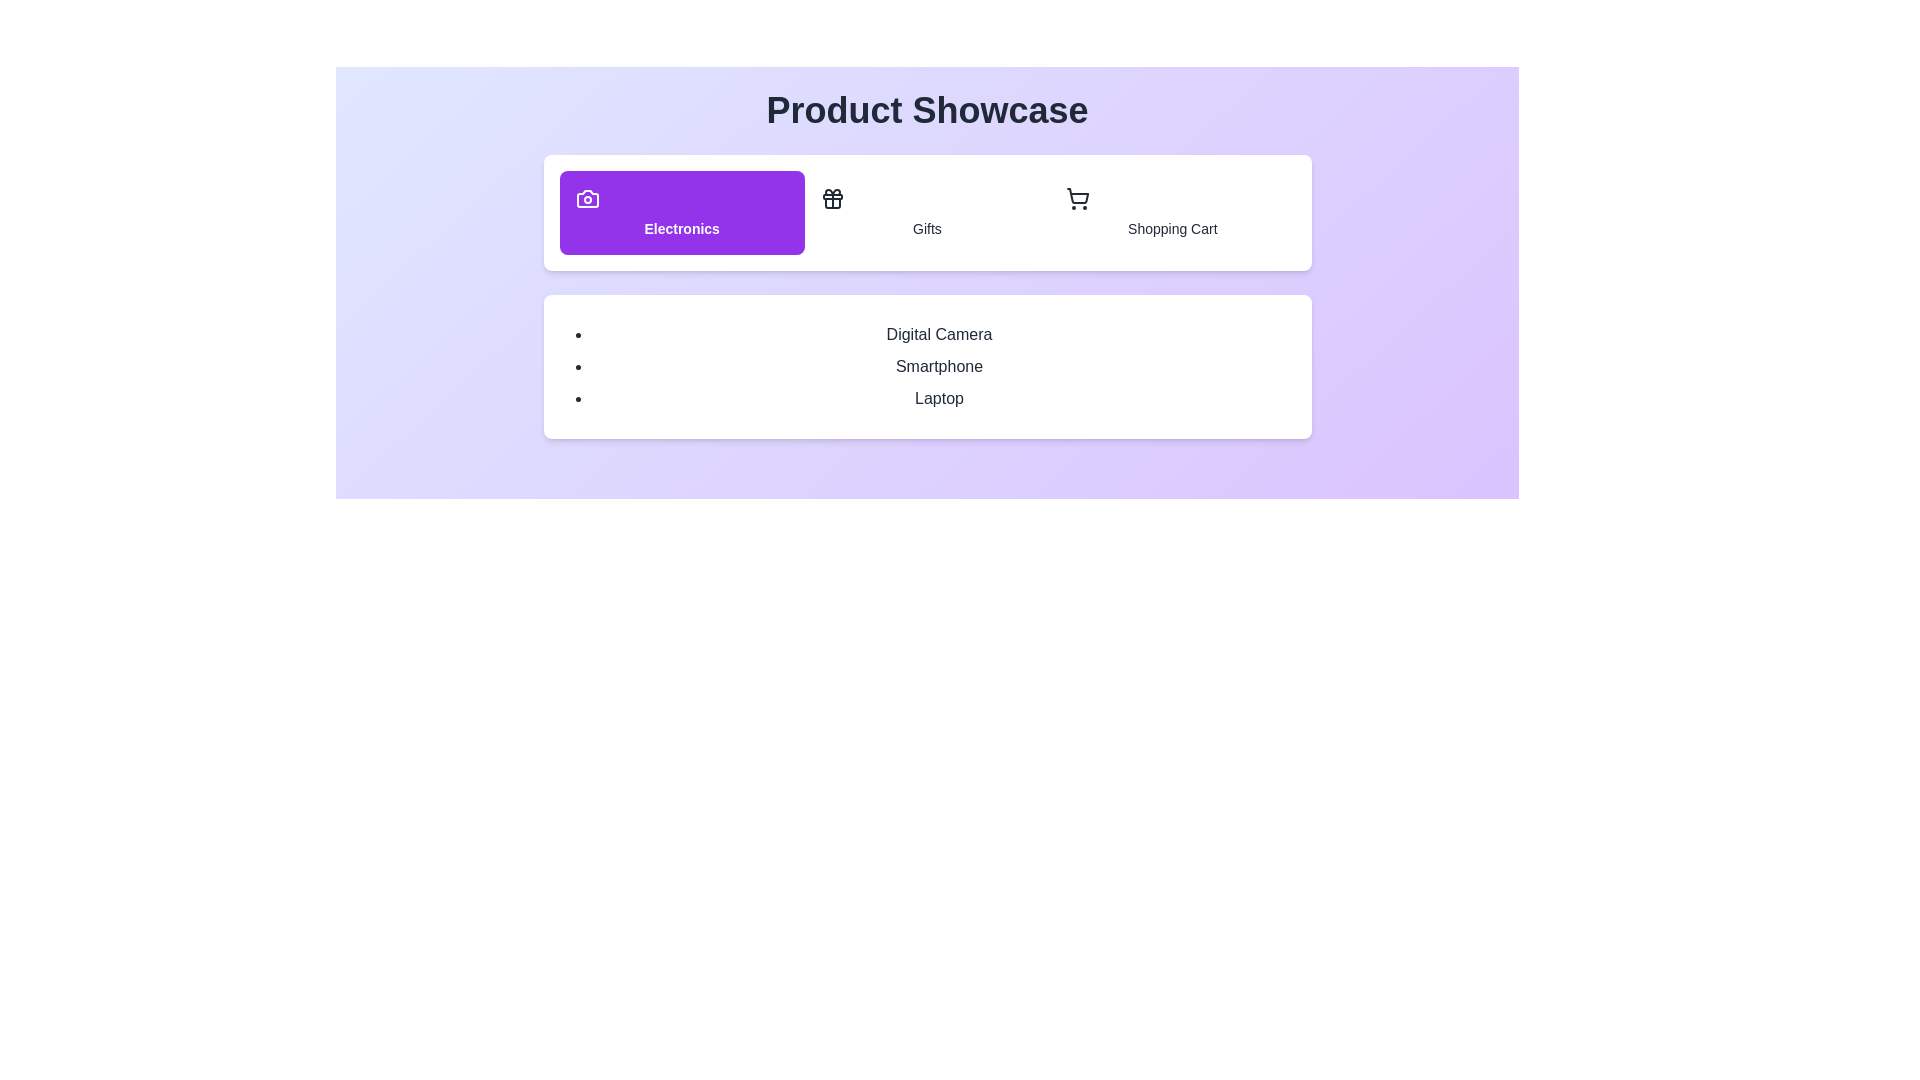 Image resolution: width=1920 pixels, height=1080 pixels. I want to click on the item in the product categories list under the 'Electronics' section for navigation or interaction, so click(926, 366).